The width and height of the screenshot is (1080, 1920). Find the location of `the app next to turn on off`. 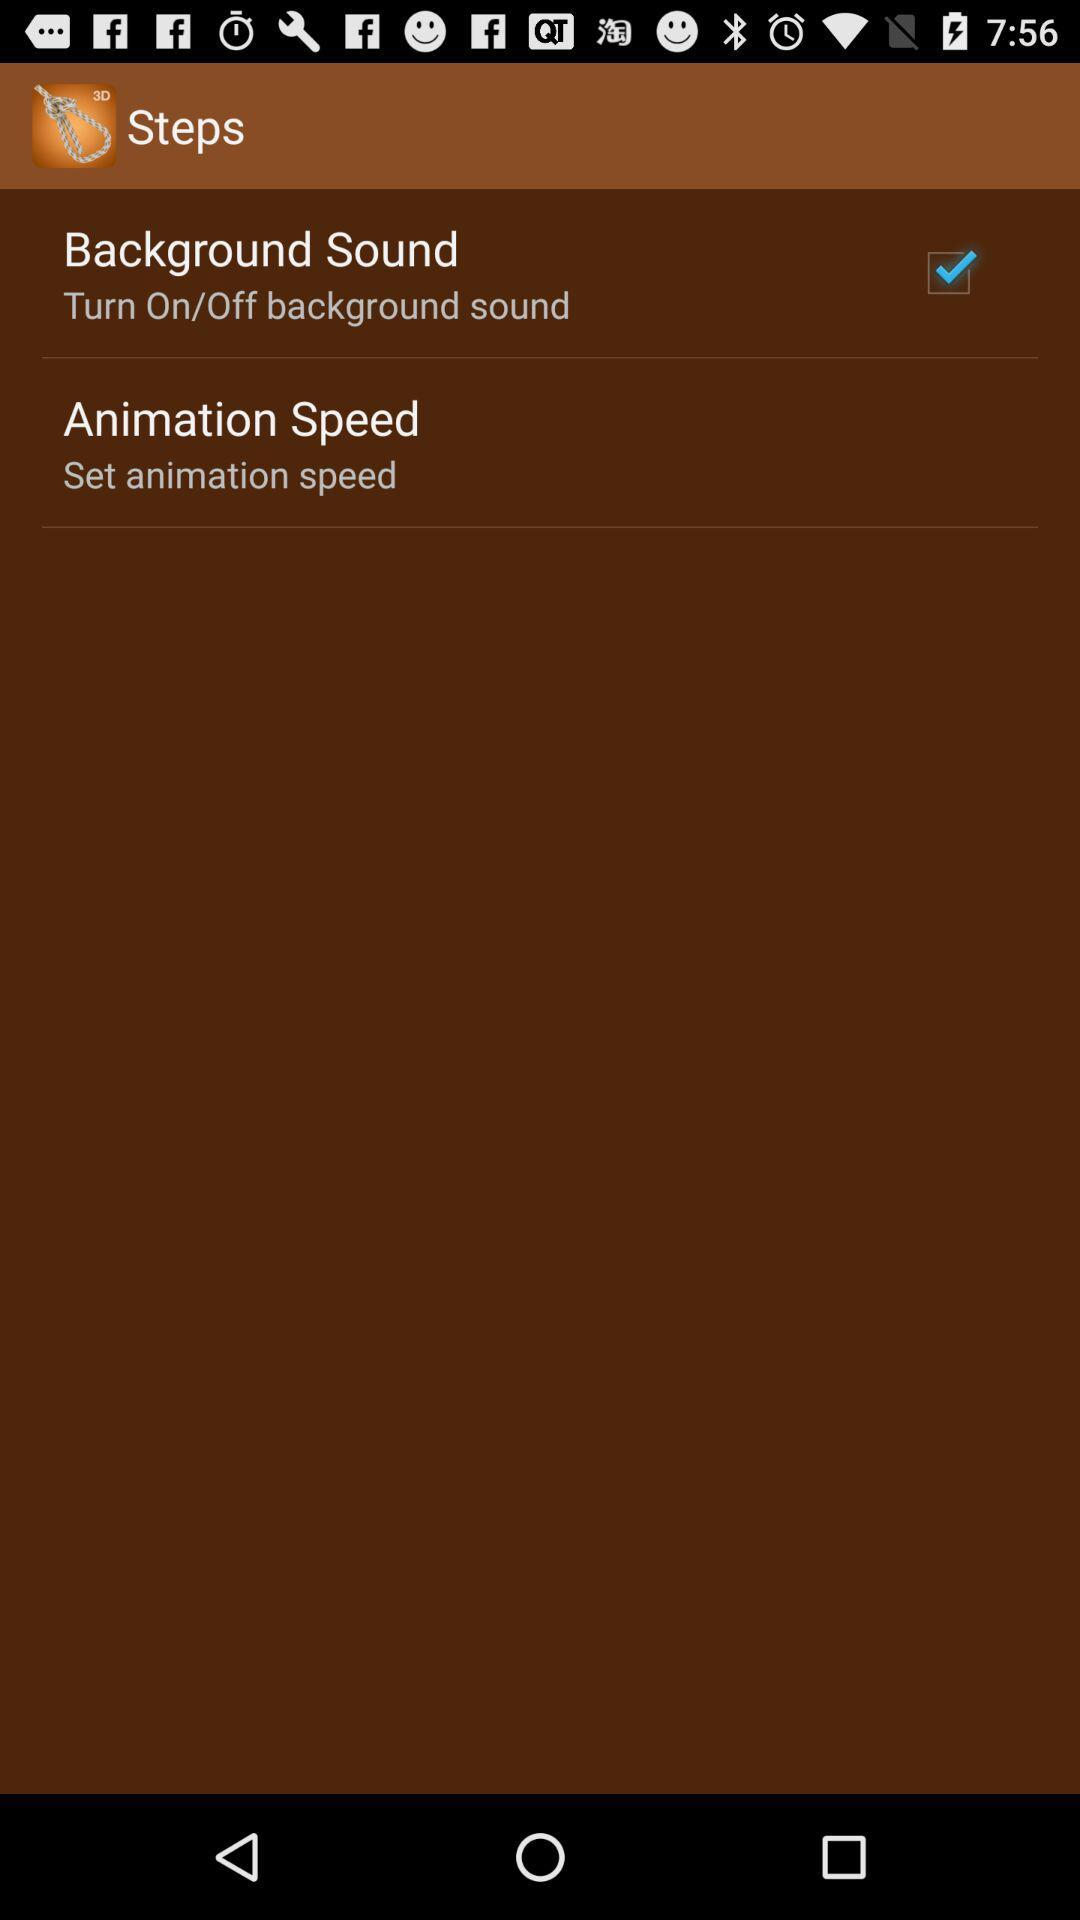

the app next to turn on off is located at coordinates (947, 272).